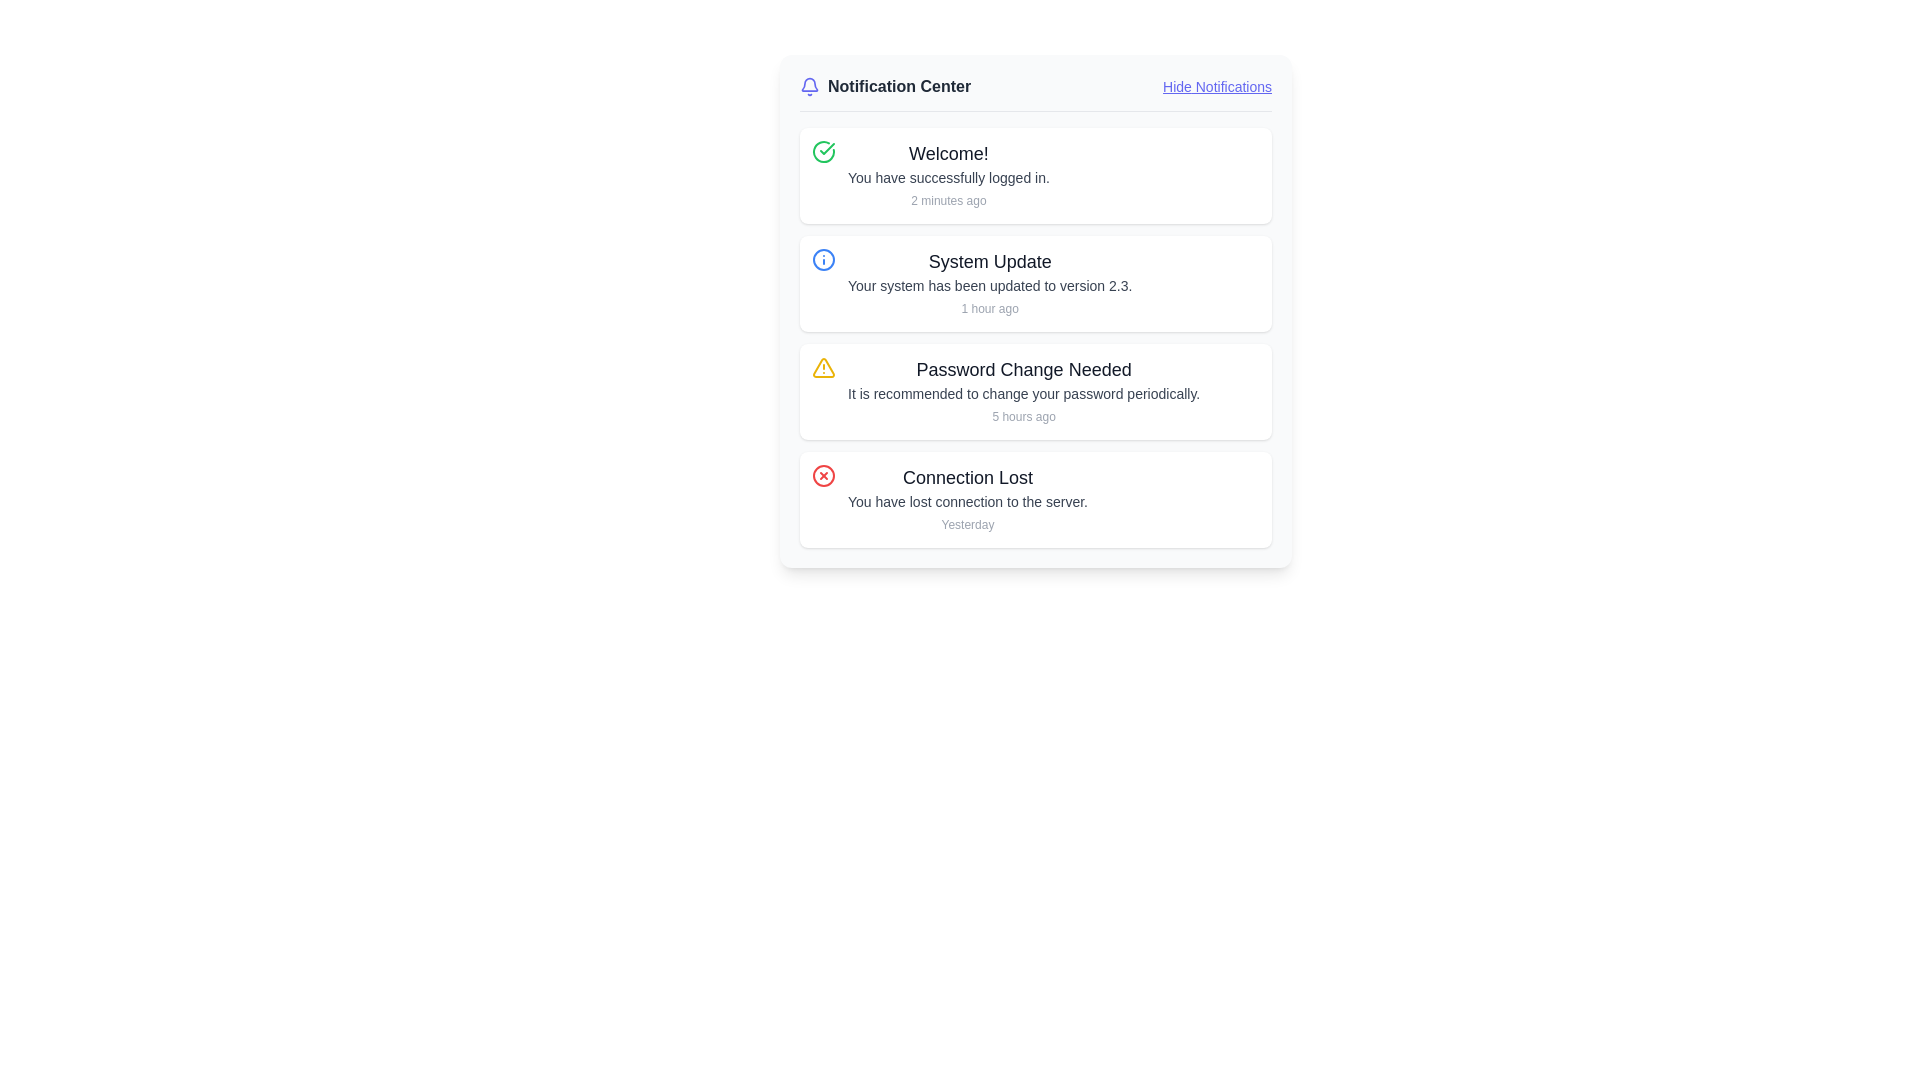 This screenshot has width=1920, height=1080. What do you see at coordinates (1024, 392) in the screenshot?
I see `the notification panel that displays 'Password Change Needed' with a warning icon, located in the notification center` at bounding box center [1024, 392].